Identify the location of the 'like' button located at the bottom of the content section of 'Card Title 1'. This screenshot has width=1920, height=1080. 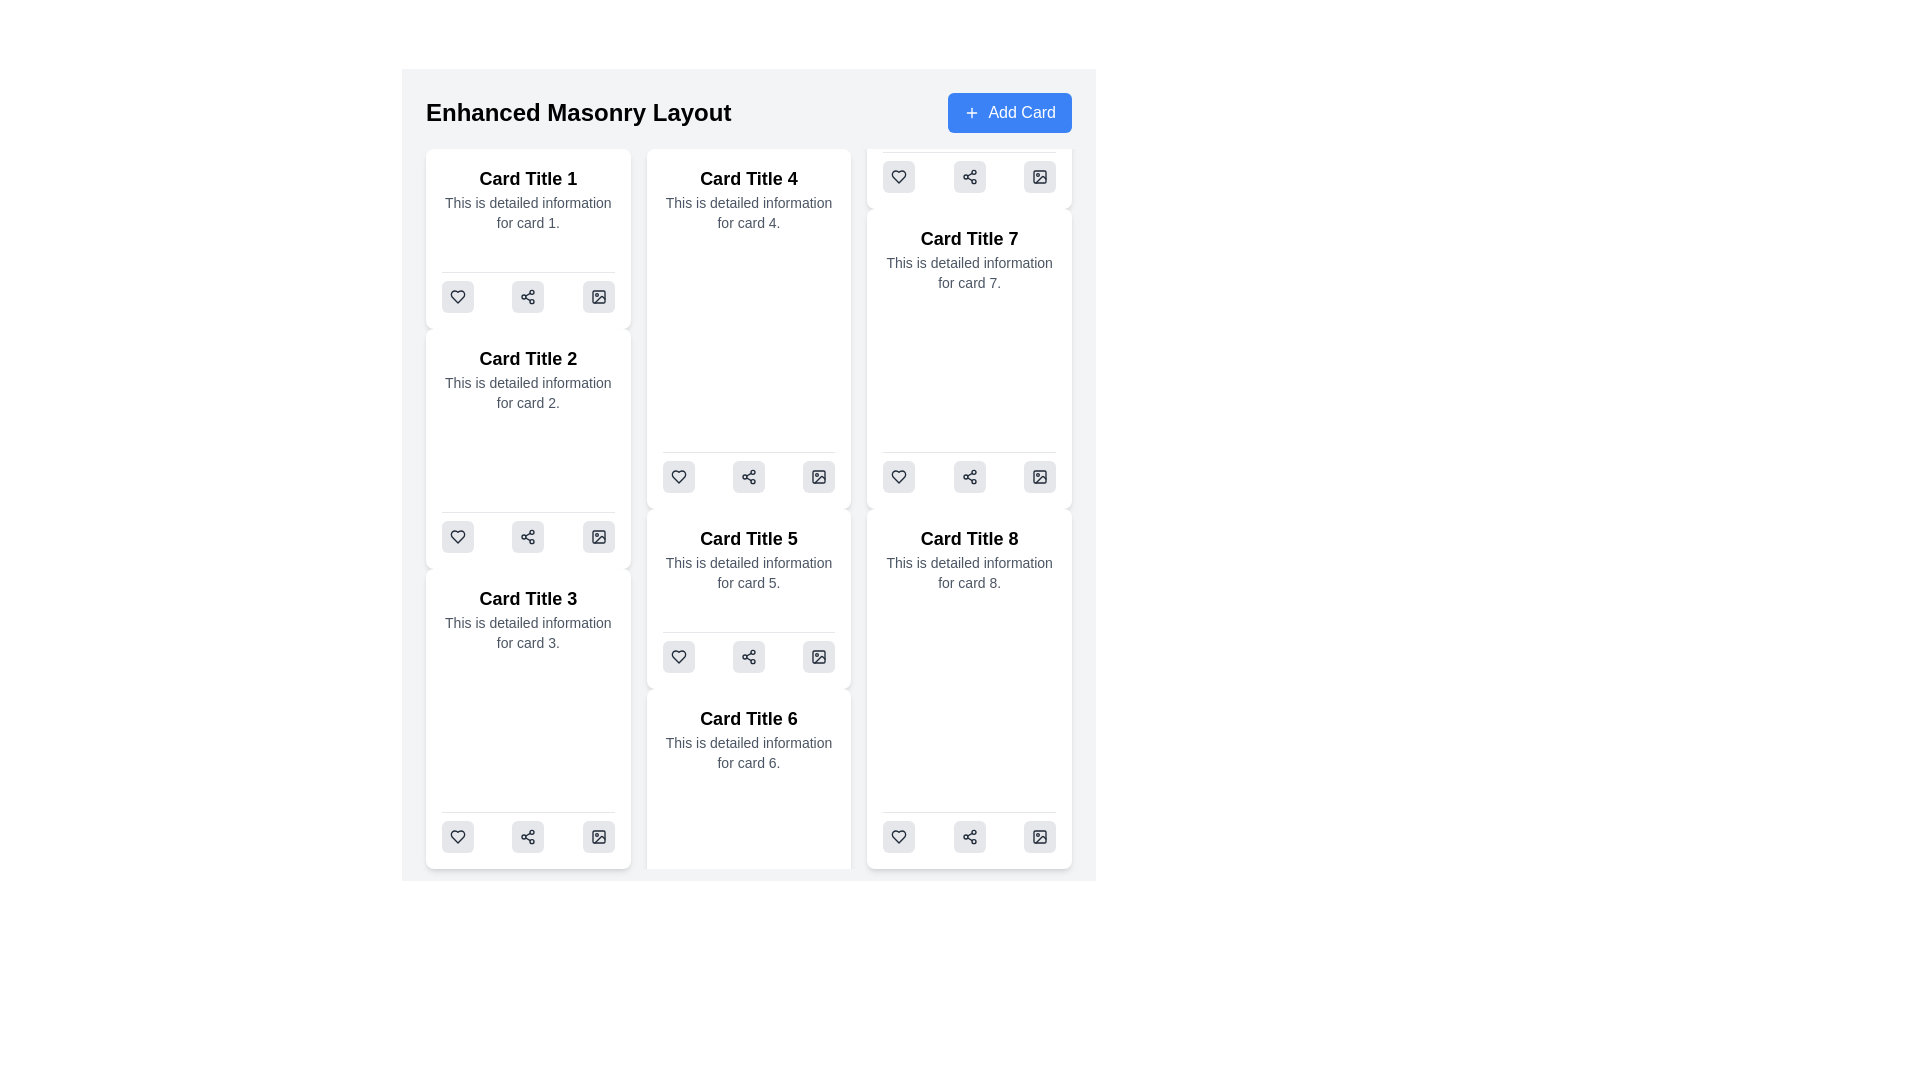
(456, 297).